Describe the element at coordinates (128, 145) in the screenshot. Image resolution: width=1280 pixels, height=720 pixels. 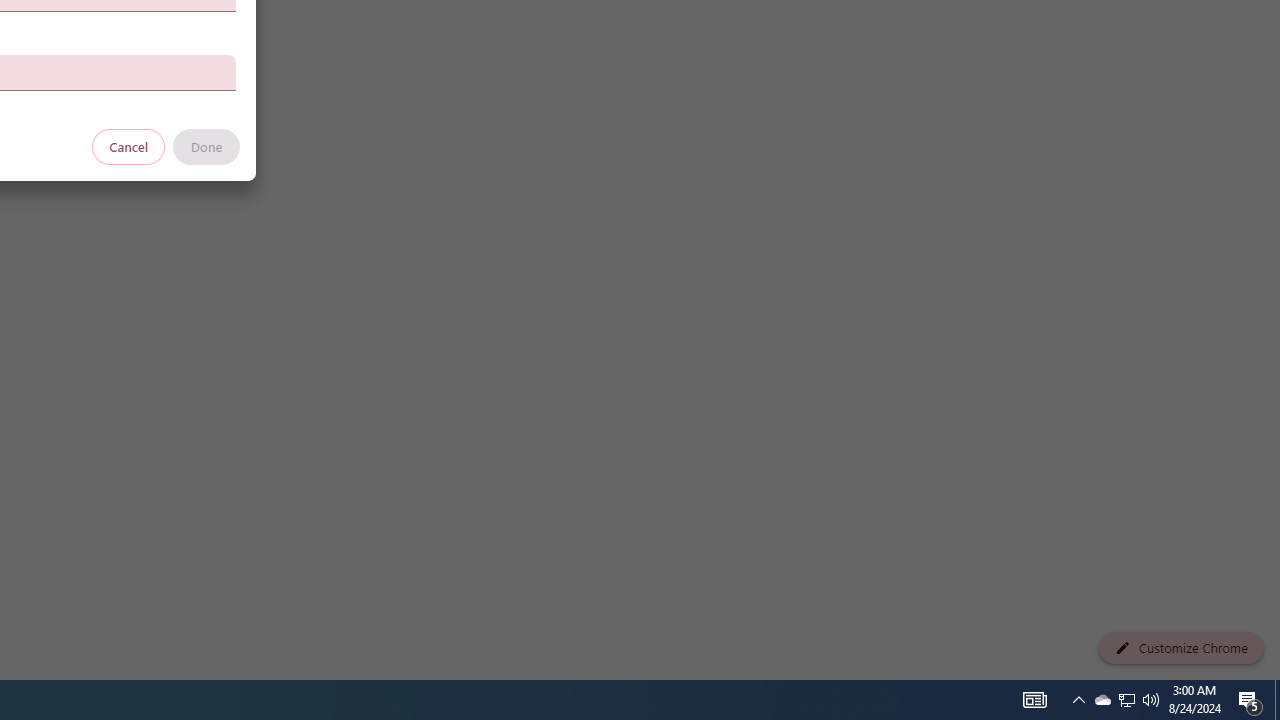
I see `'Cancel'` at that location.